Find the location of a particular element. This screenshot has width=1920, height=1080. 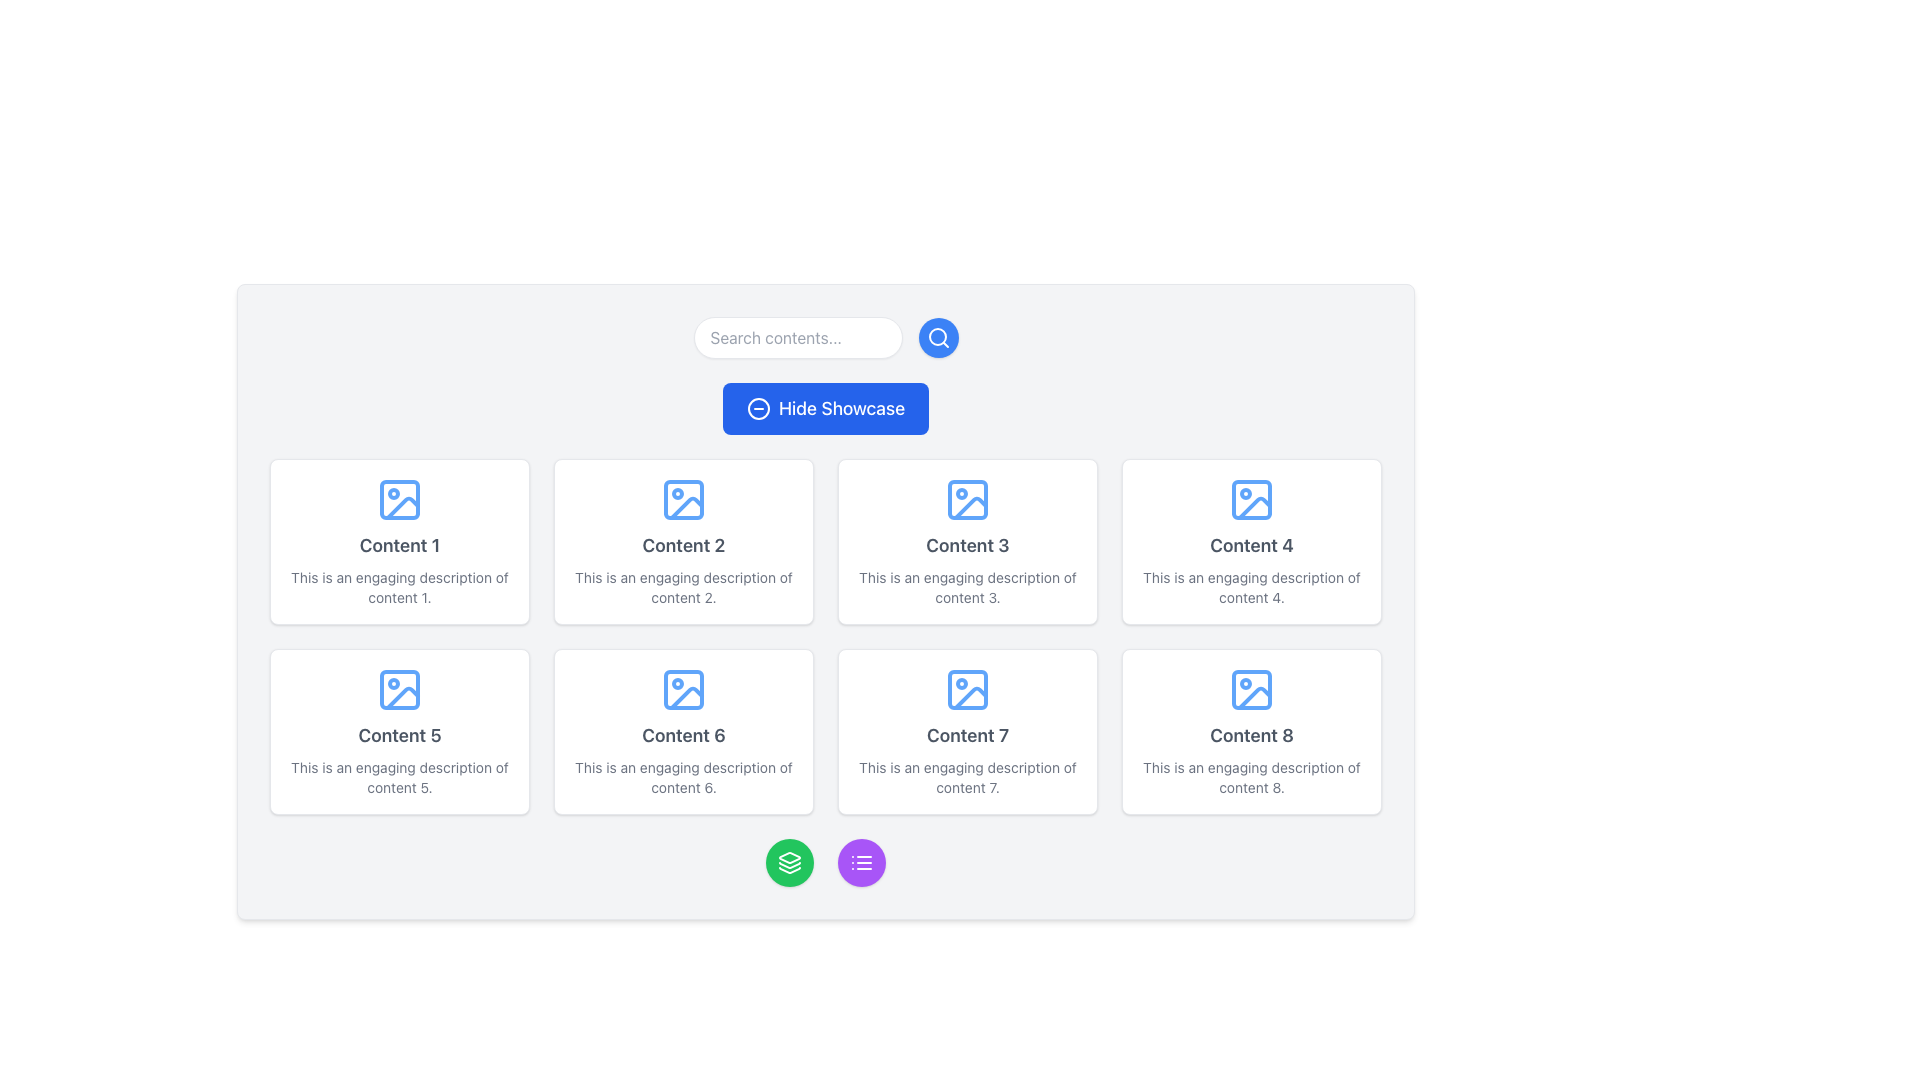

the Content card labeled 'Content 8' located in the fourth column and second row of the grid layout to interact with it is located at coordinates (1251, 732).